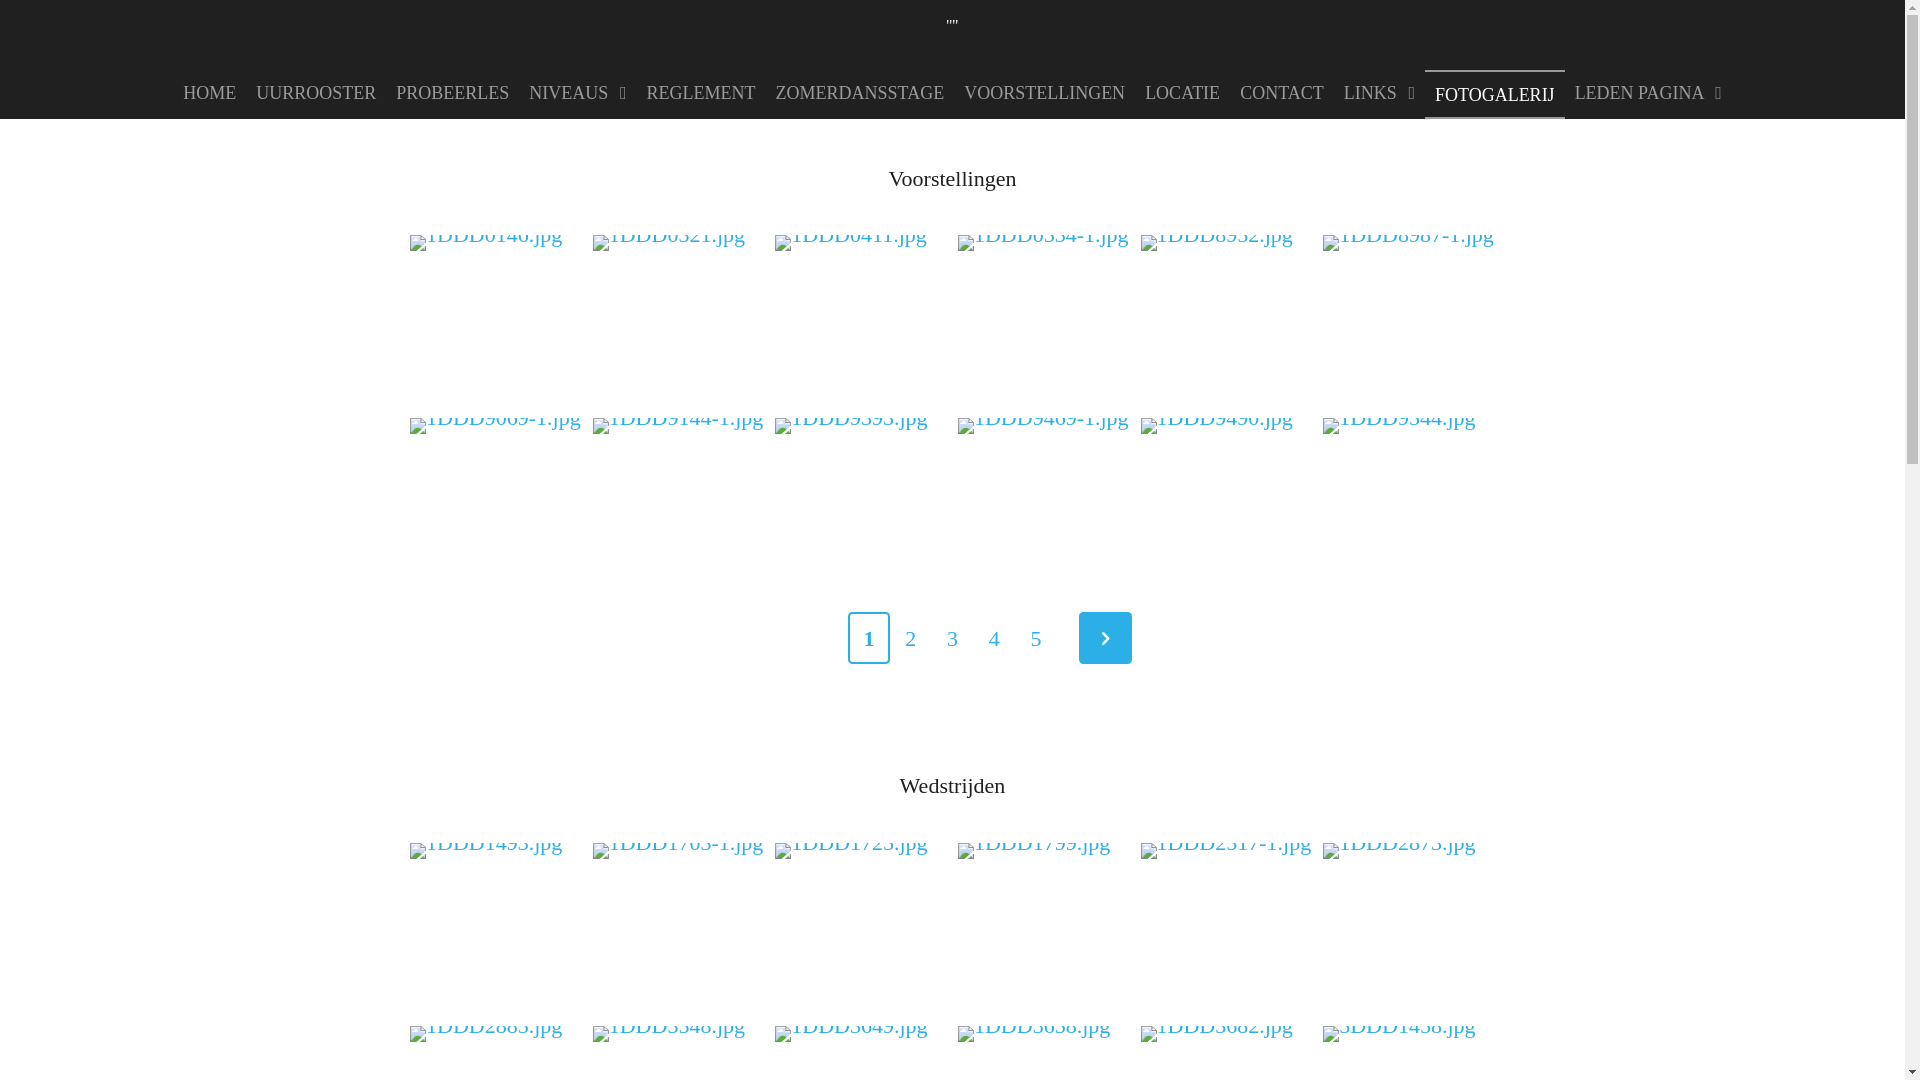 The height and width of the screenshot is (1080, 1920). I want to click on '2', so click(910, 638).